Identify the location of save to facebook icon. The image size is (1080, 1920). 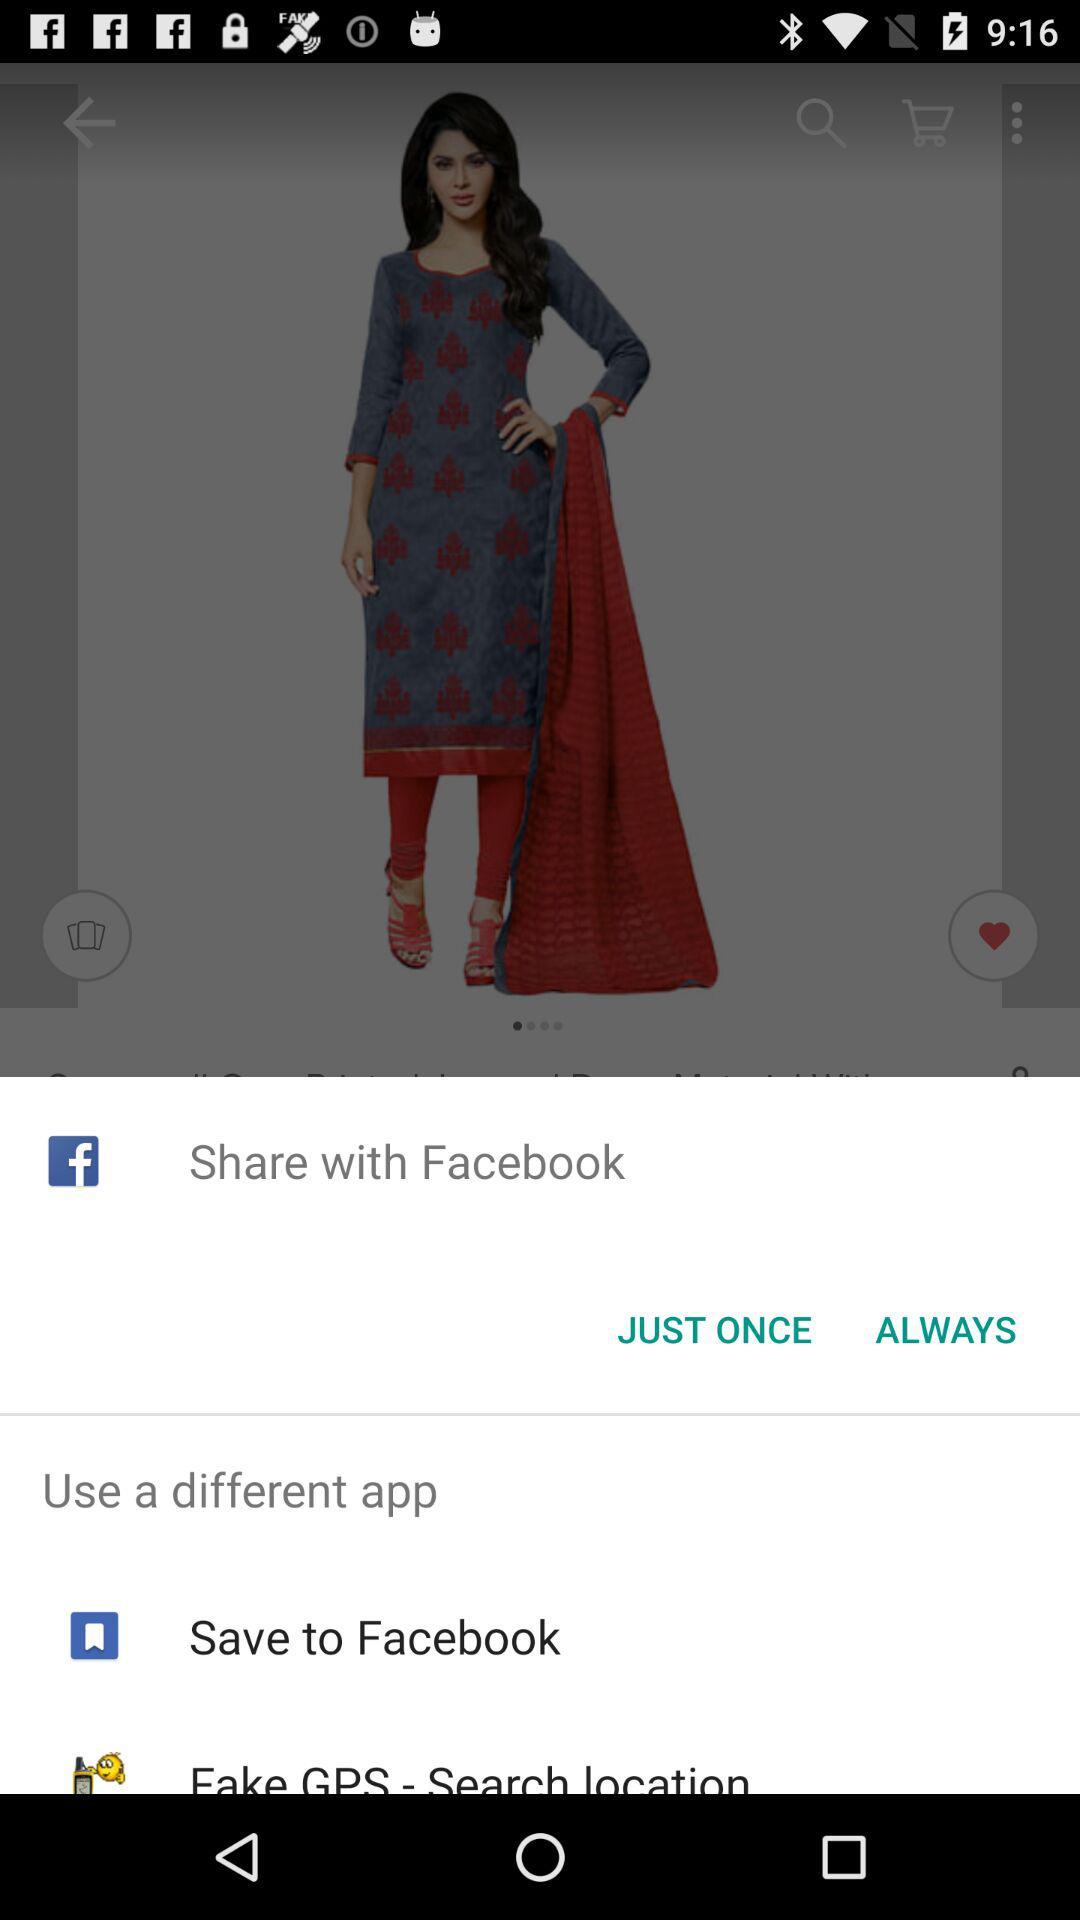
(374, 1636).